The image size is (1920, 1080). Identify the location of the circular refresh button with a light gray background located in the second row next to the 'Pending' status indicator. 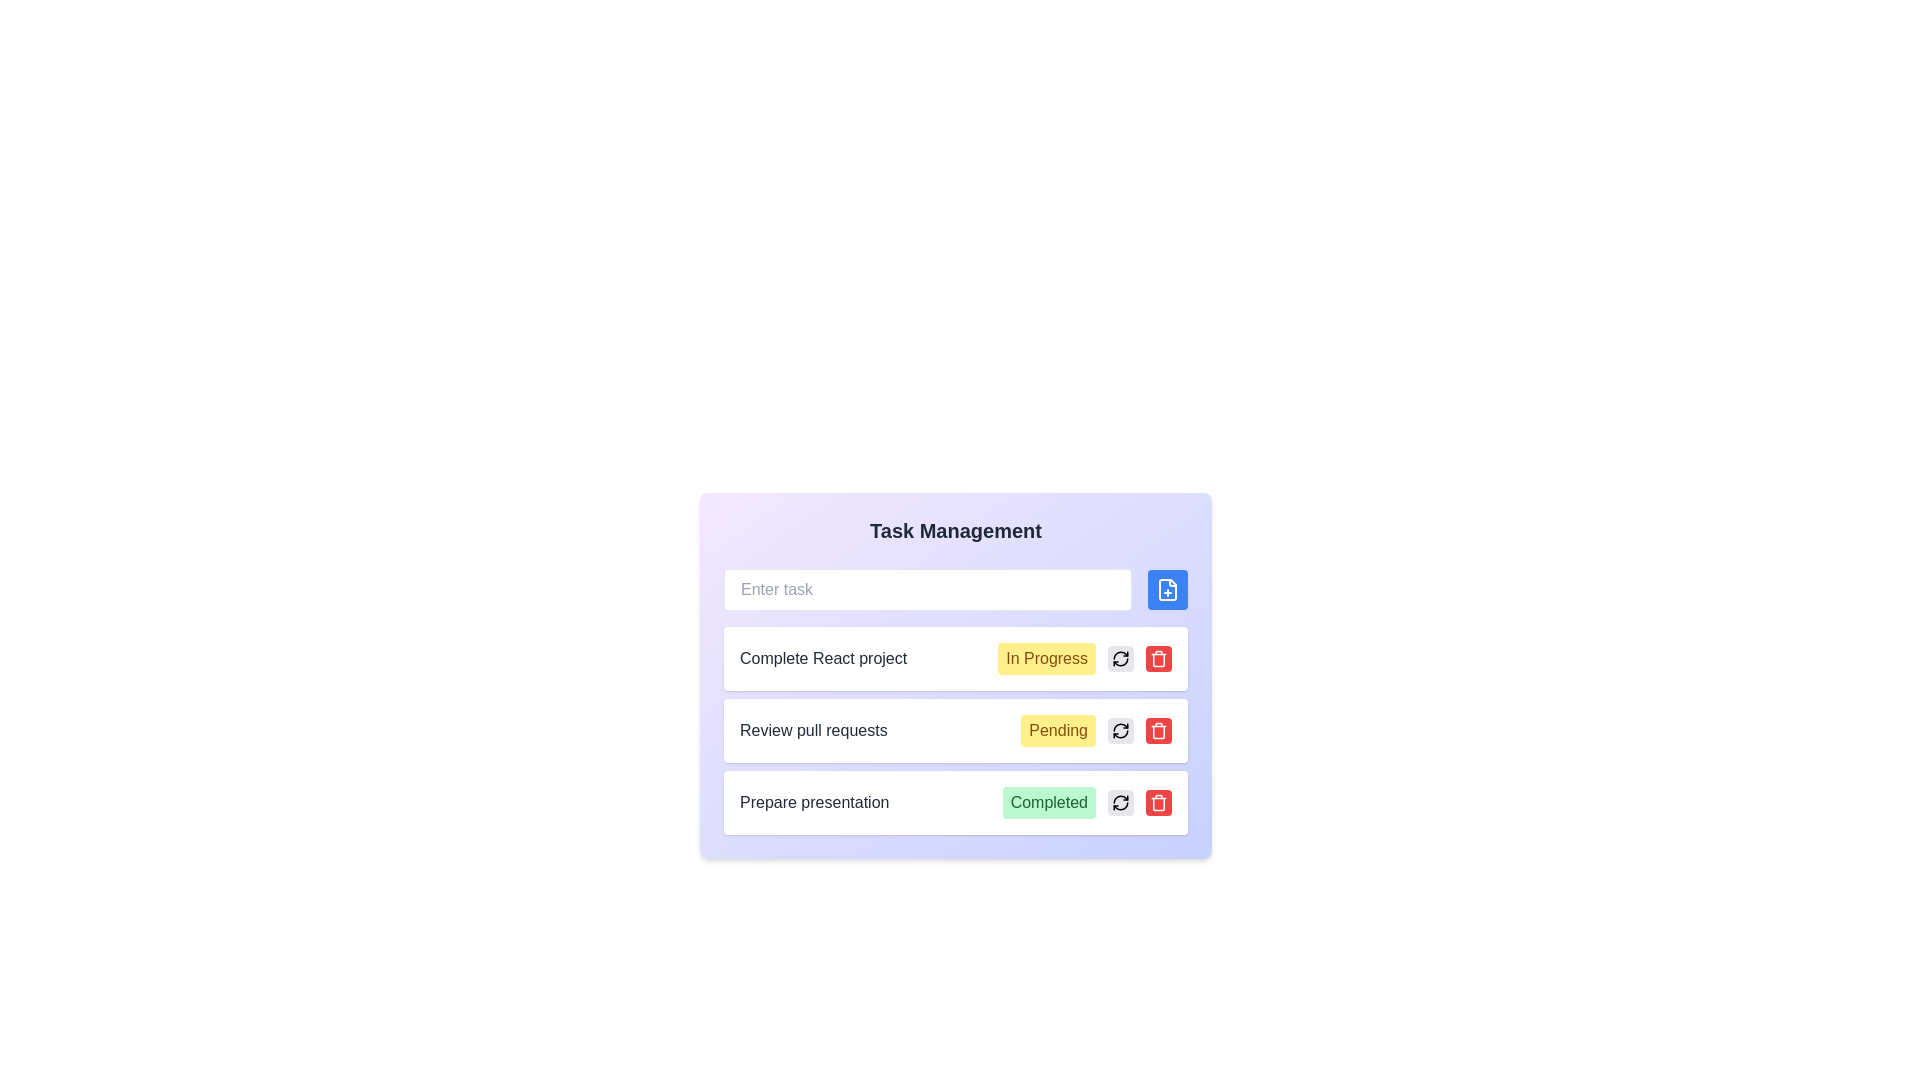
(1121, 731).